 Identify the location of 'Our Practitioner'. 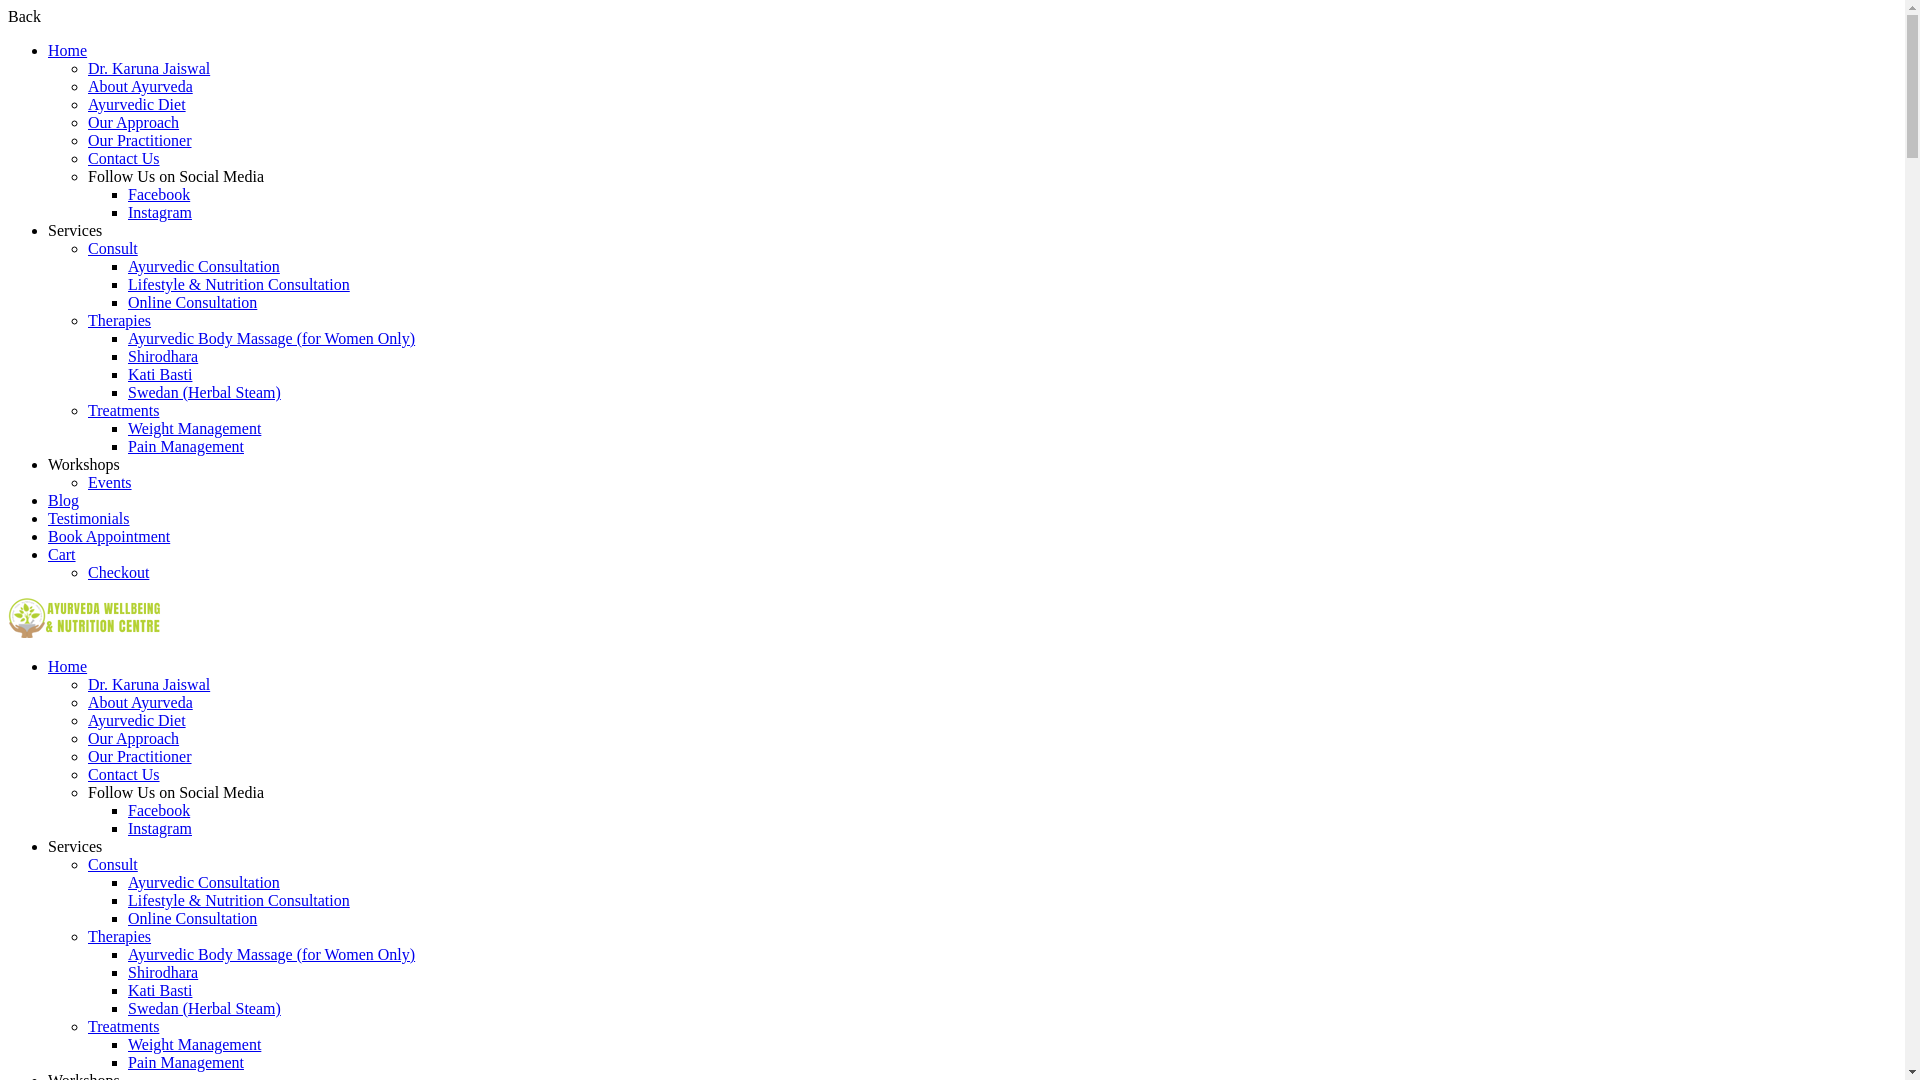
(138, 139).